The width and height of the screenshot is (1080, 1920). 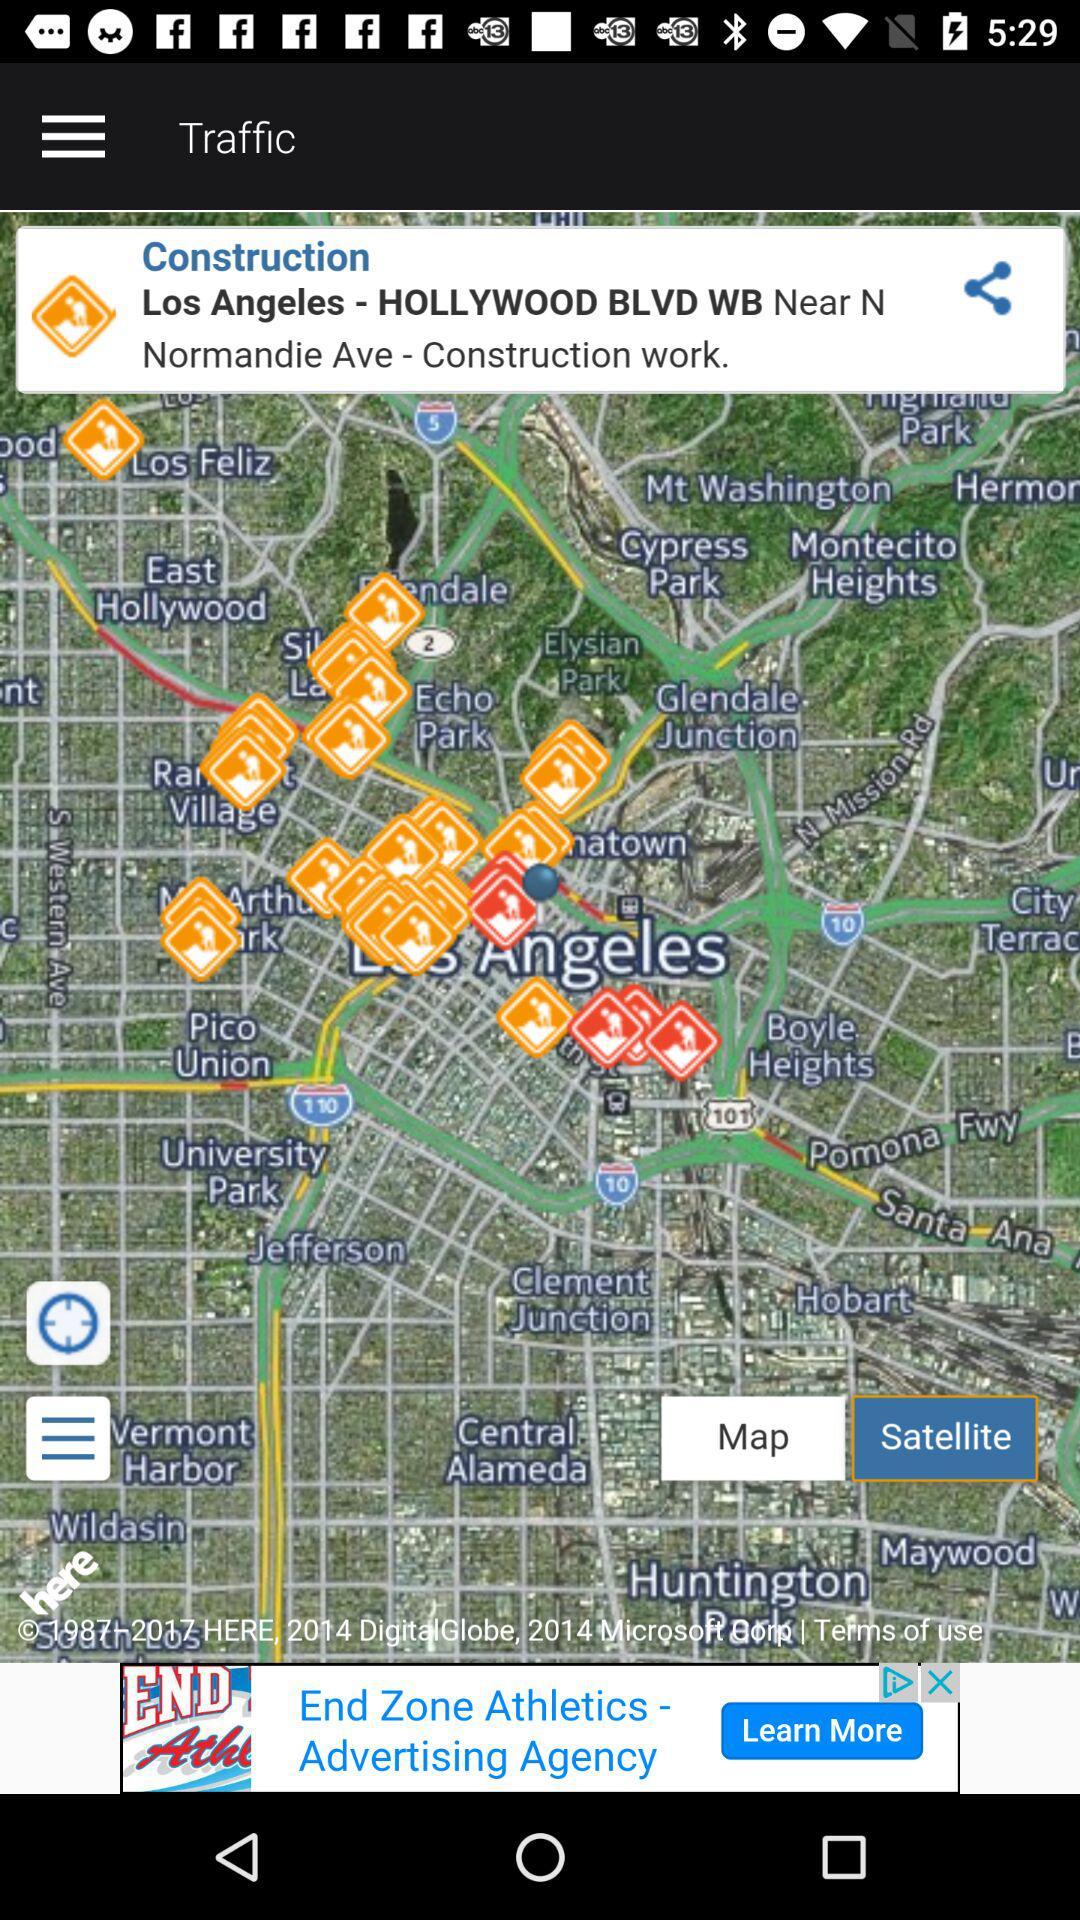 I want to click on menu button, so click(x=72, y=135).